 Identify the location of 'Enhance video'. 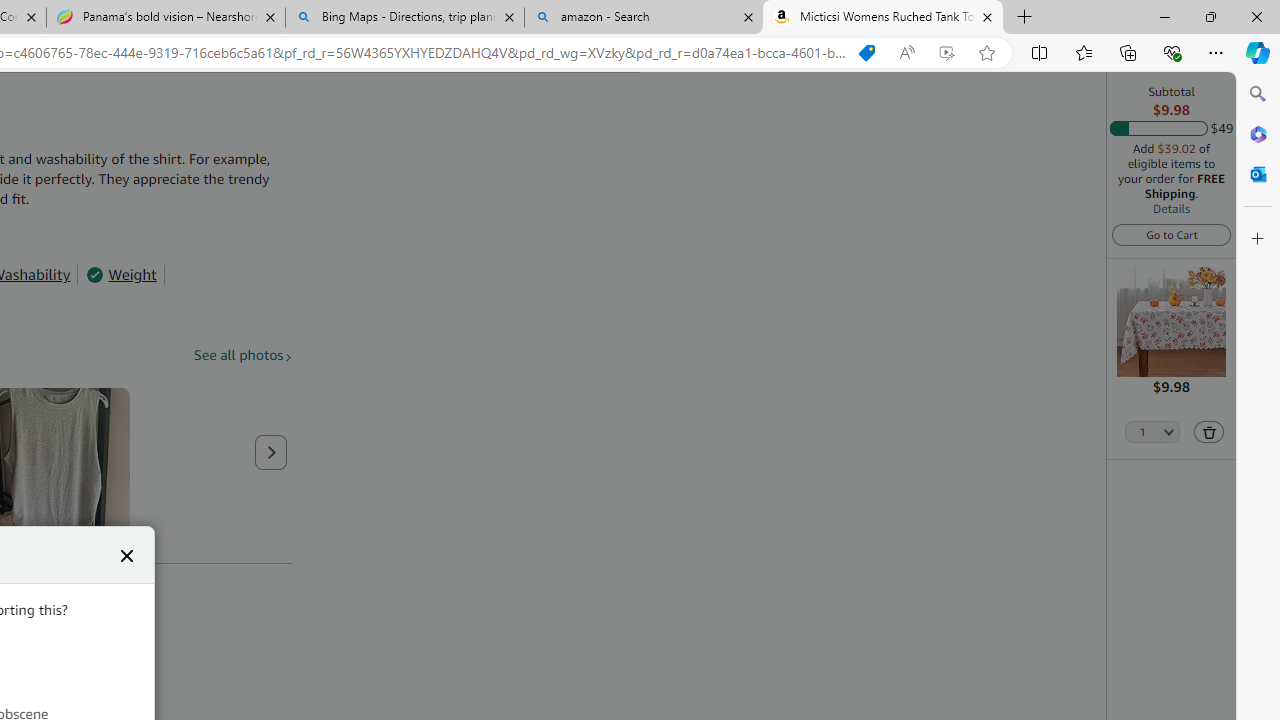
(945, 52).